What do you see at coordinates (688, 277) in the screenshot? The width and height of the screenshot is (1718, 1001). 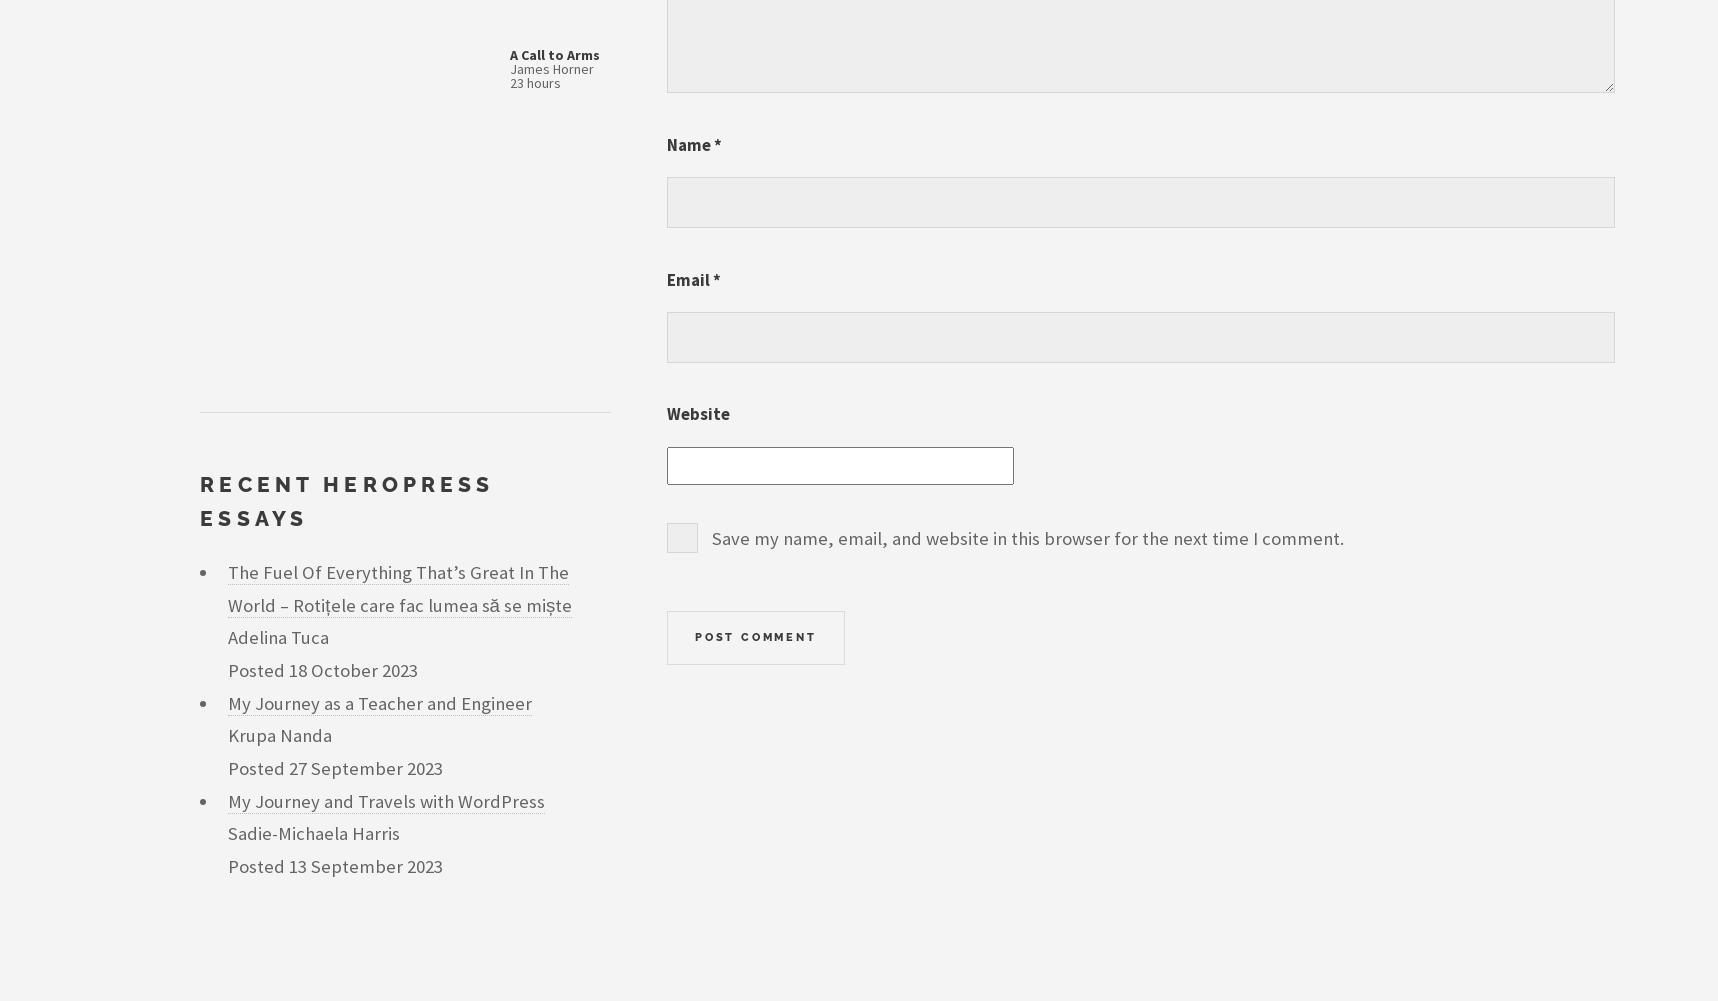 I see `'Email'` at bounding box center [688, 277].